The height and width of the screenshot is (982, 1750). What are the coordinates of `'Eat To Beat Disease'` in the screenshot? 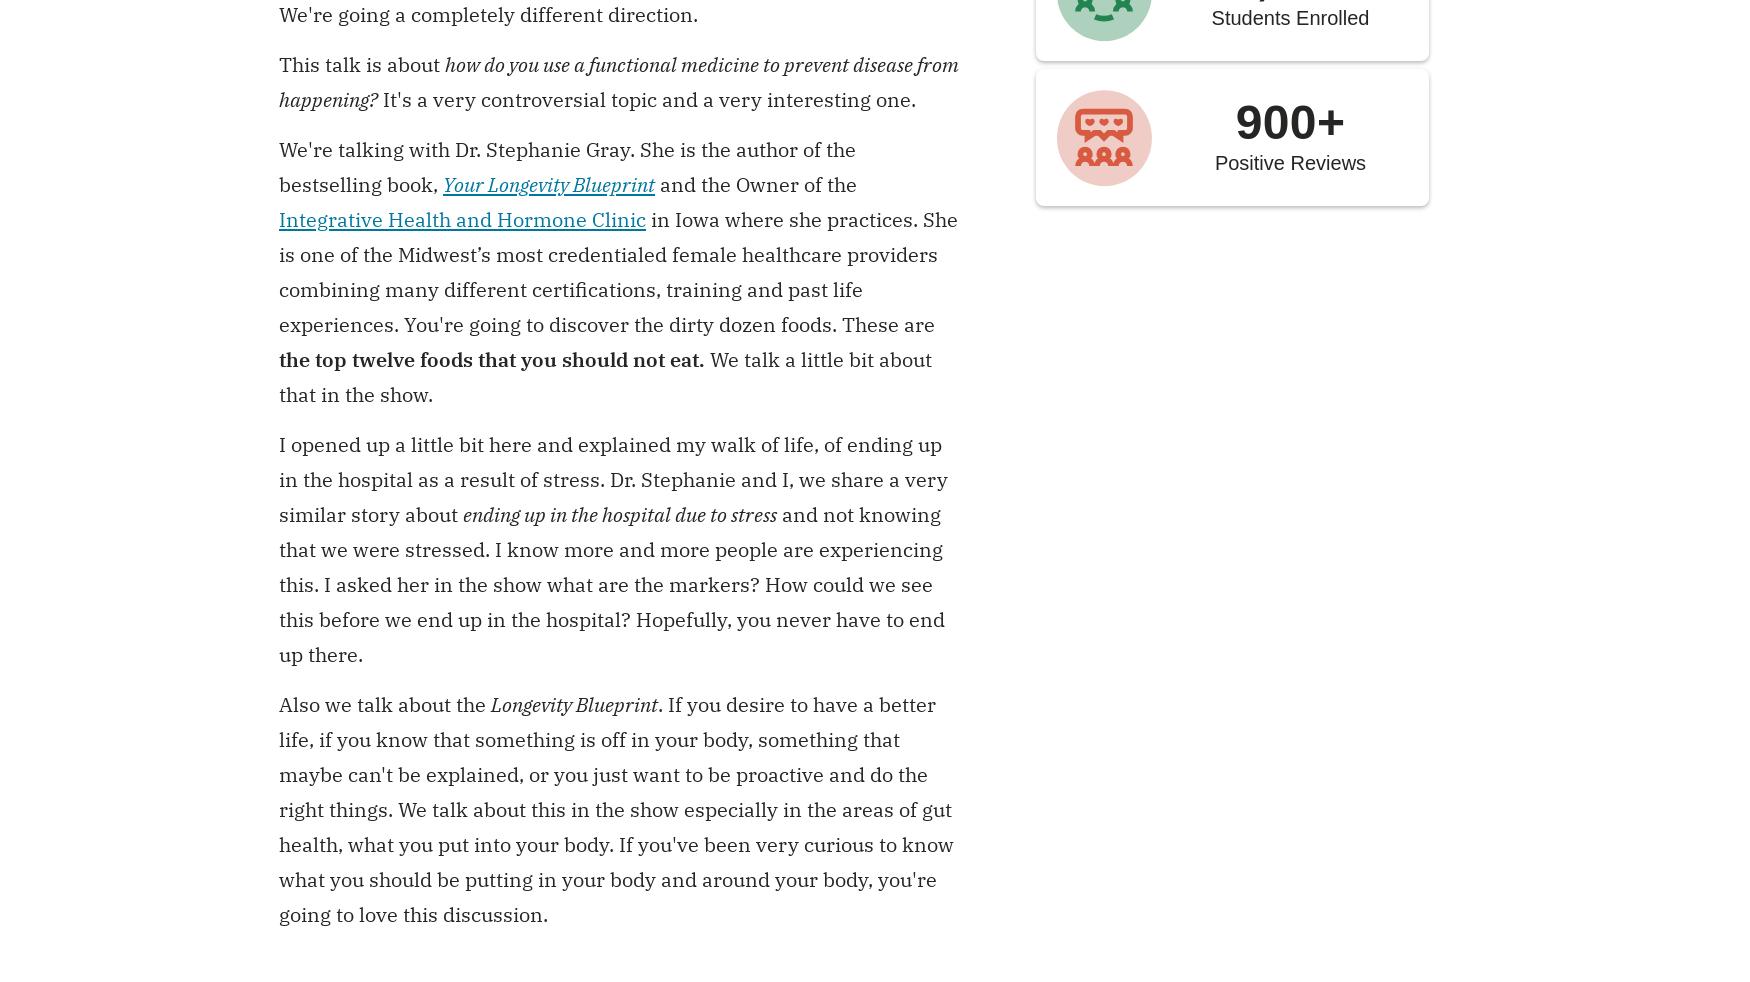 It's located at (1024, 179).